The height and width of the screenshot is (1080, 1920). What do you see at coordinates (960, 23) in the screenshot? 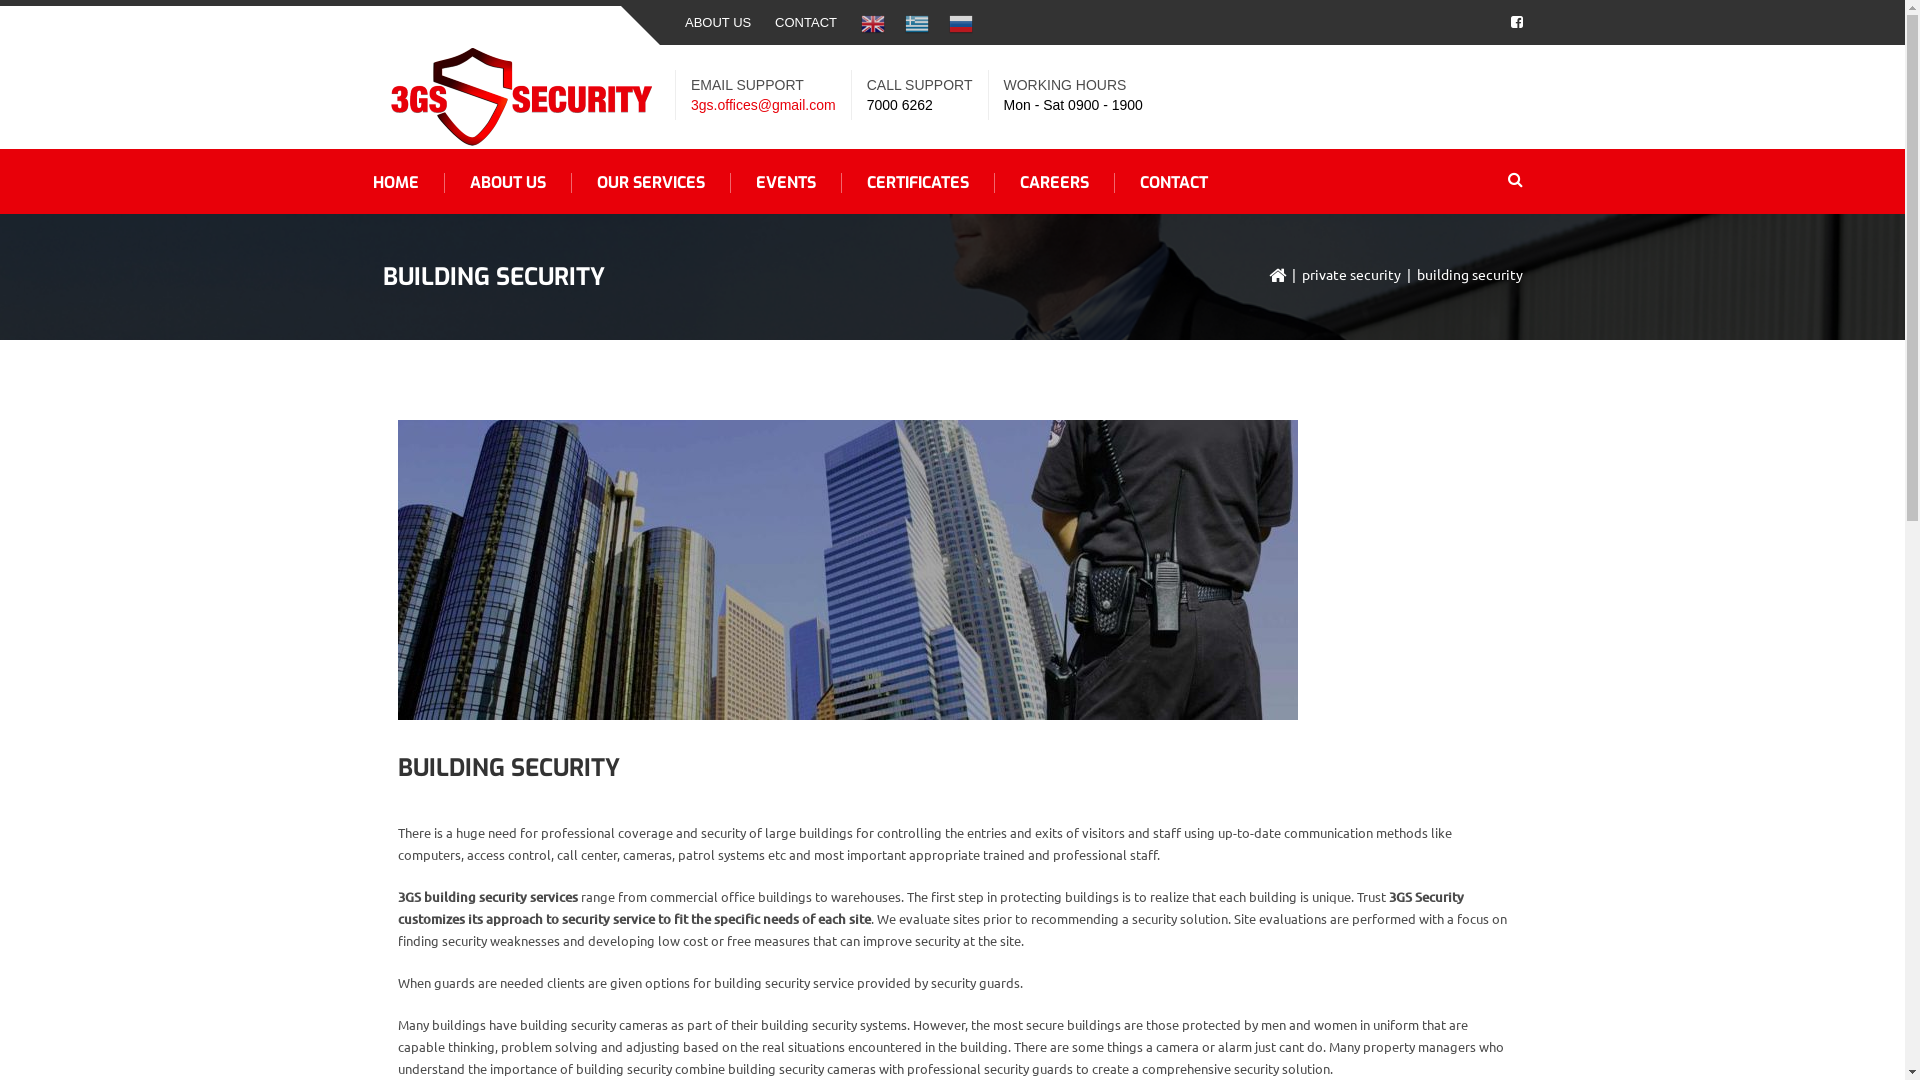
I see `'Russian'` at bounding box center [960, 23].